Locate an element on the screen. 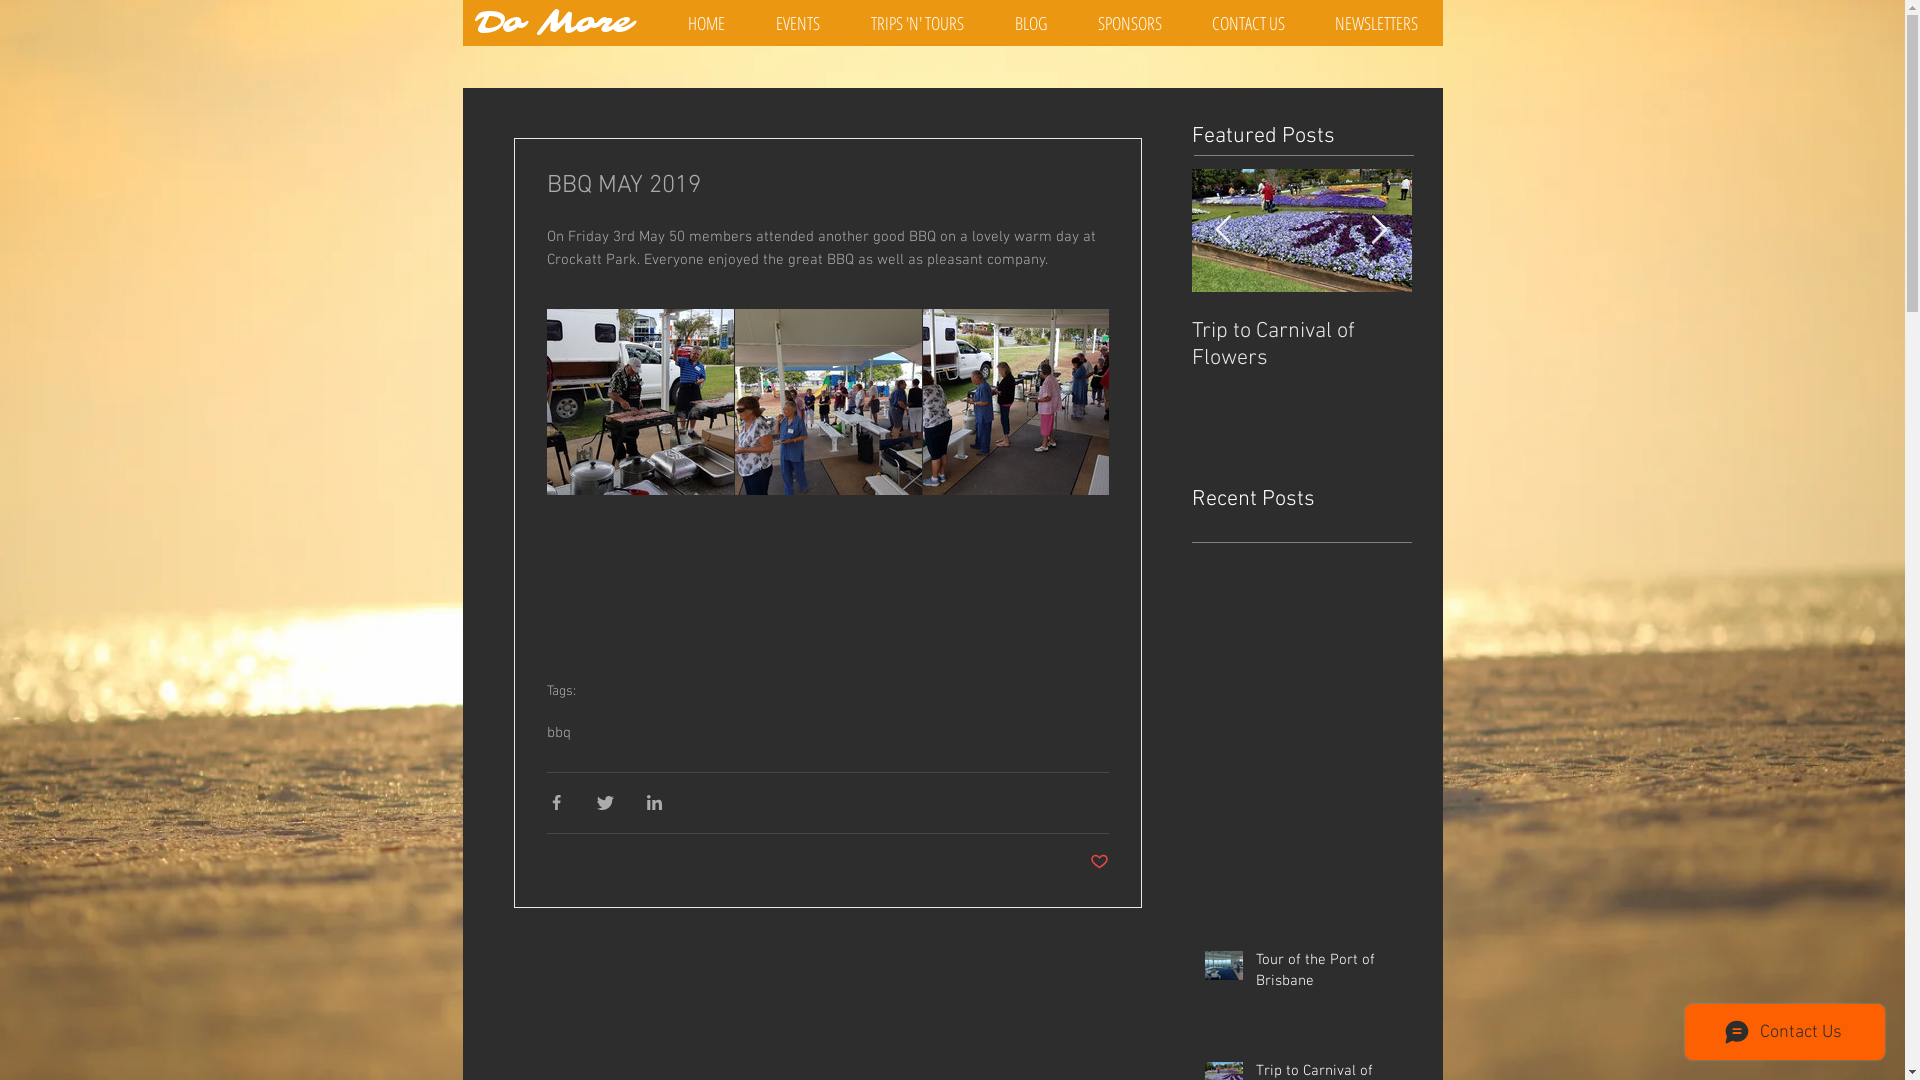 This screenshot has height=1080, width=1920. 'CONTACT US' is located at coordinates (1246, 23).